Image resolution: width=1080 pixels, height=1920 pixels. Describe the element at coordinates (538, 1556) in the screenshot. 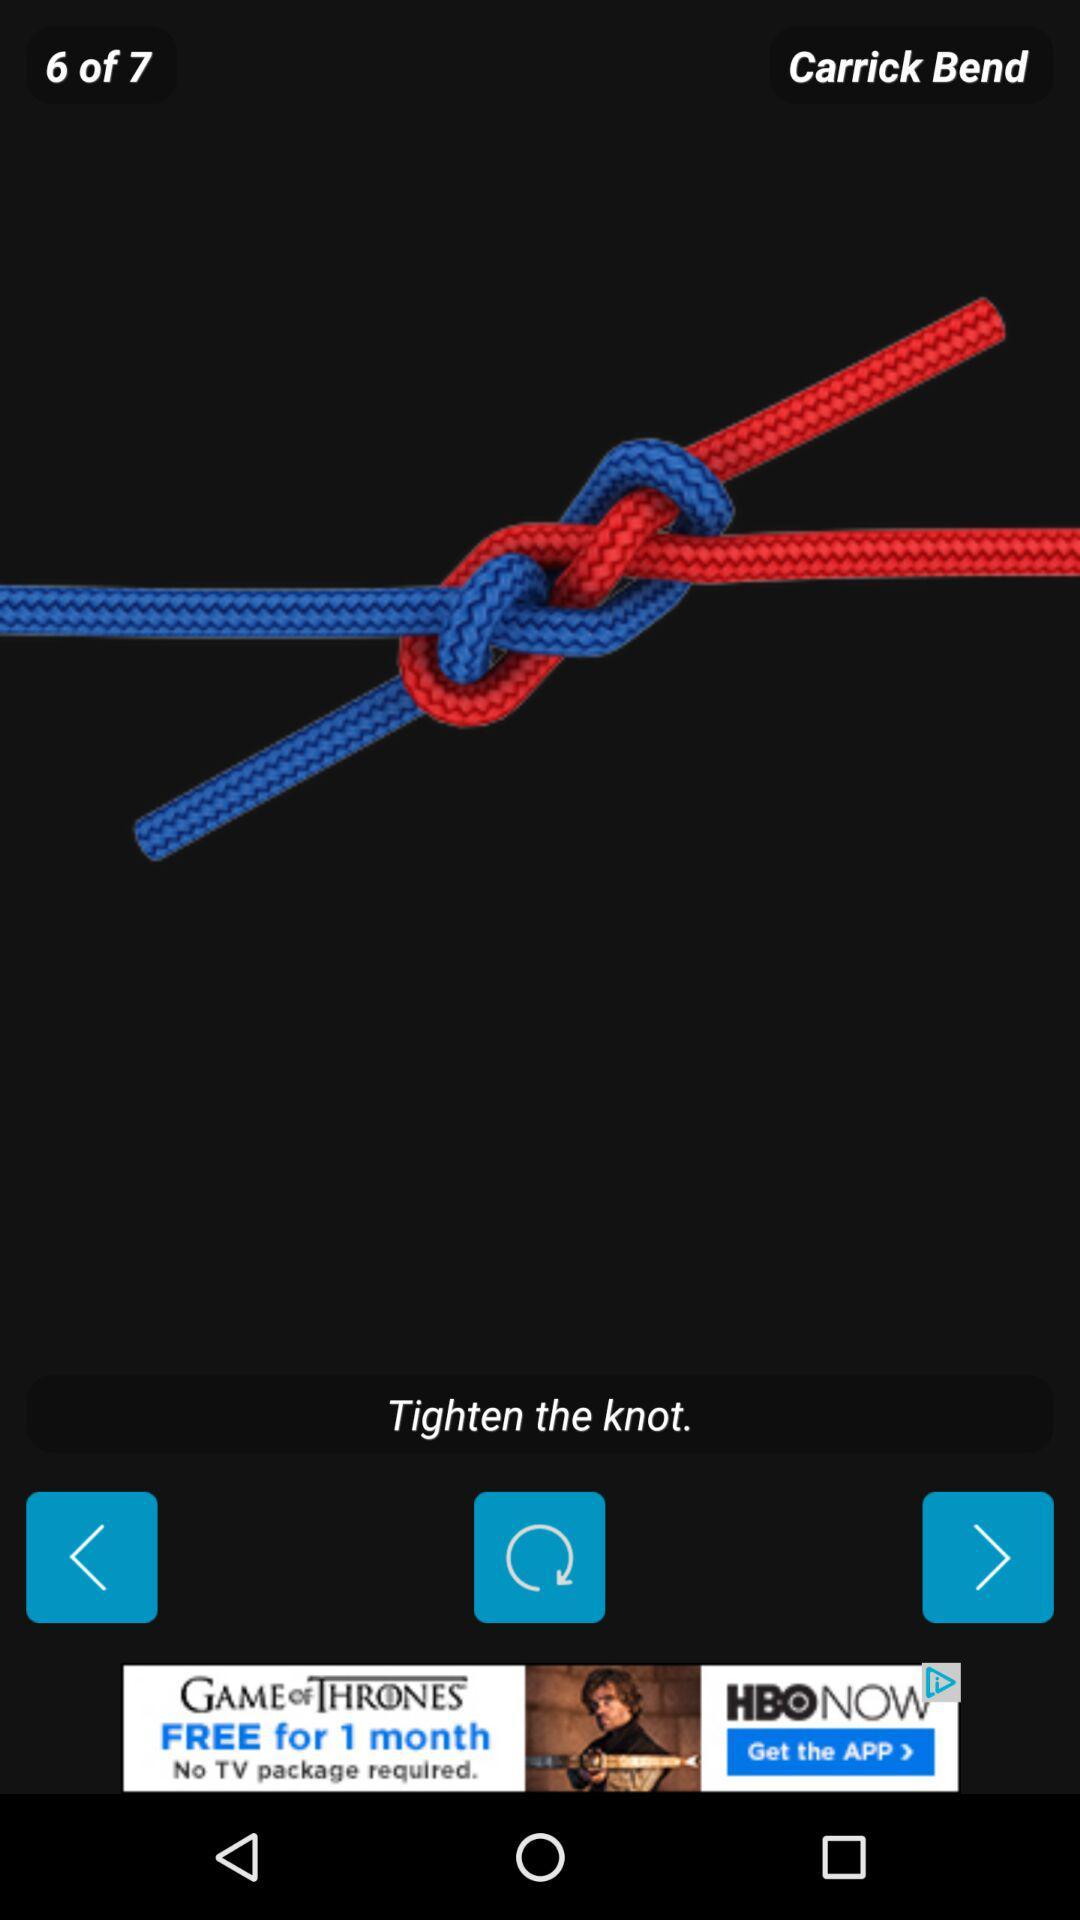

I see `refresh` at that location.